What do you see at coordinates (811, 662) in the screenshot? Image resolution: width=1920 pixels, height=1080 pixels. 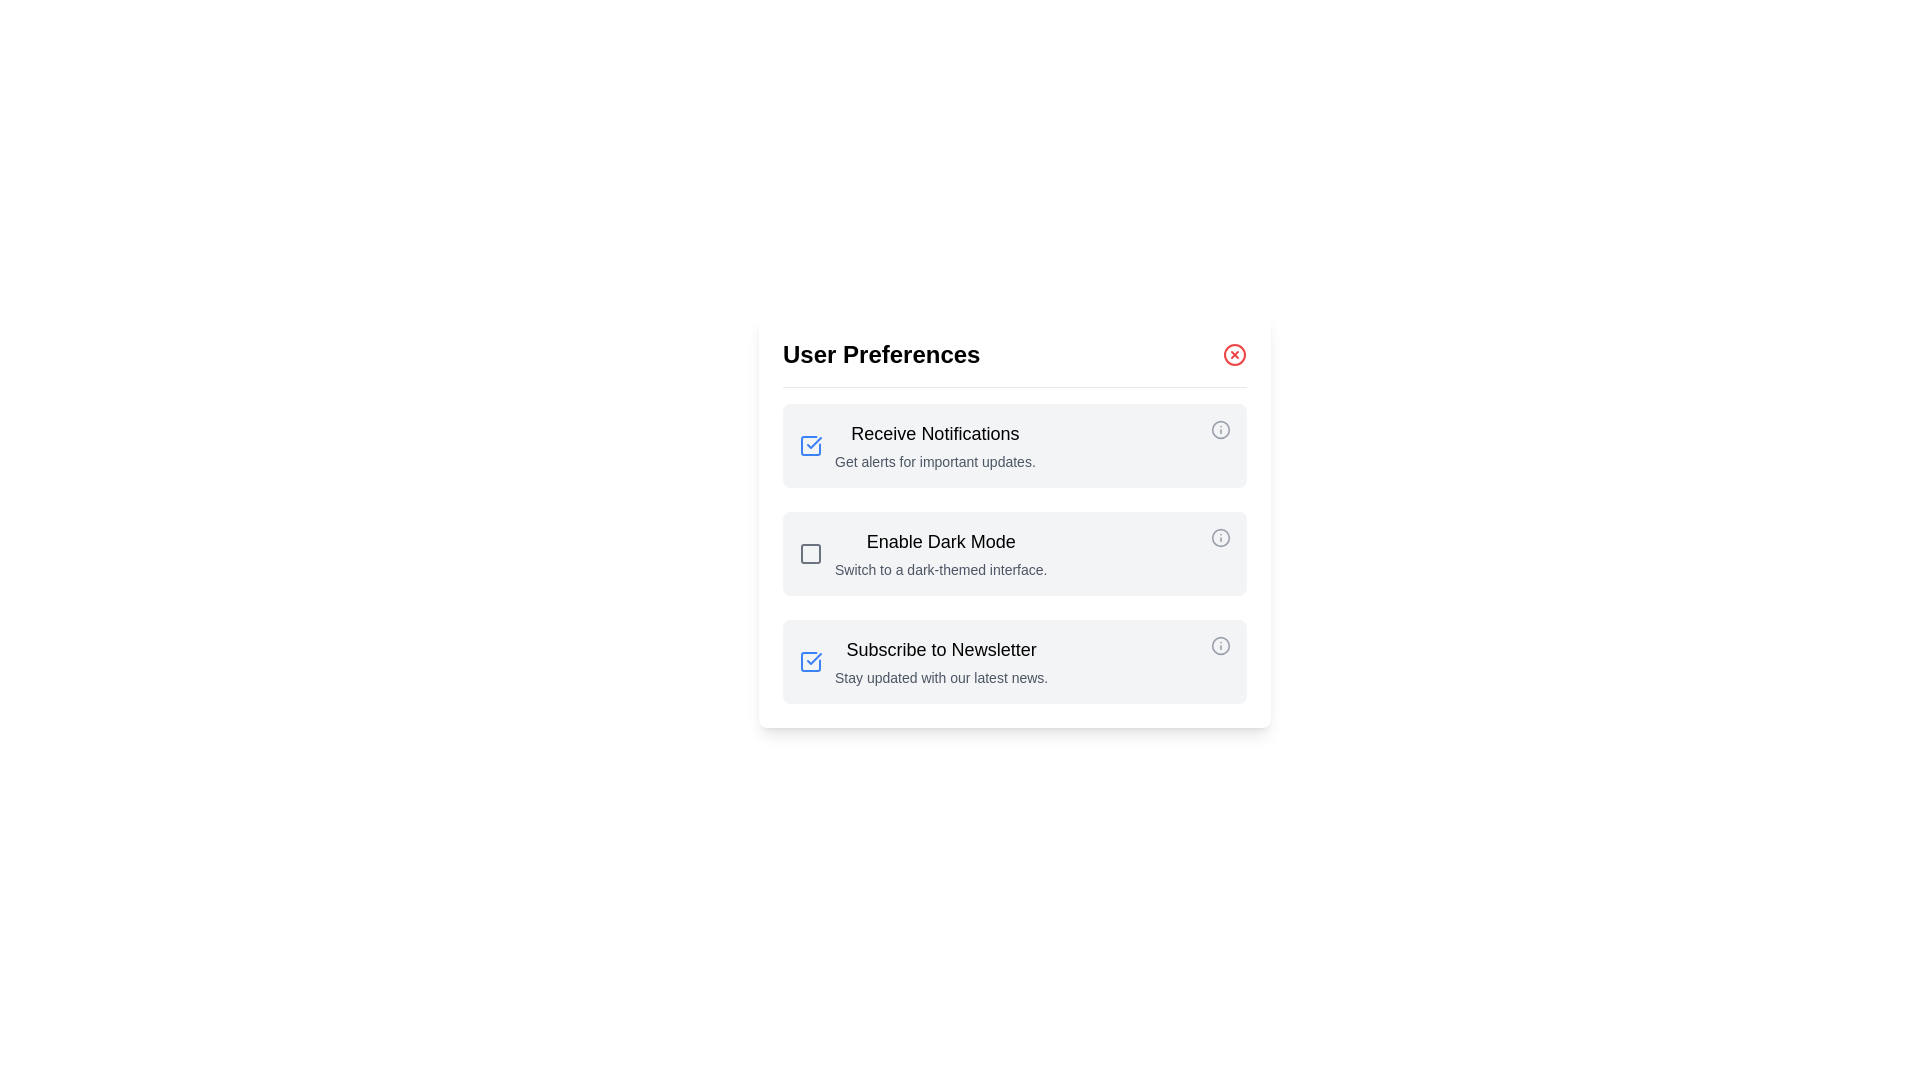 I see `the checkbox for 'Subscribe to Newsletter'` at bounding box center [811, 662].